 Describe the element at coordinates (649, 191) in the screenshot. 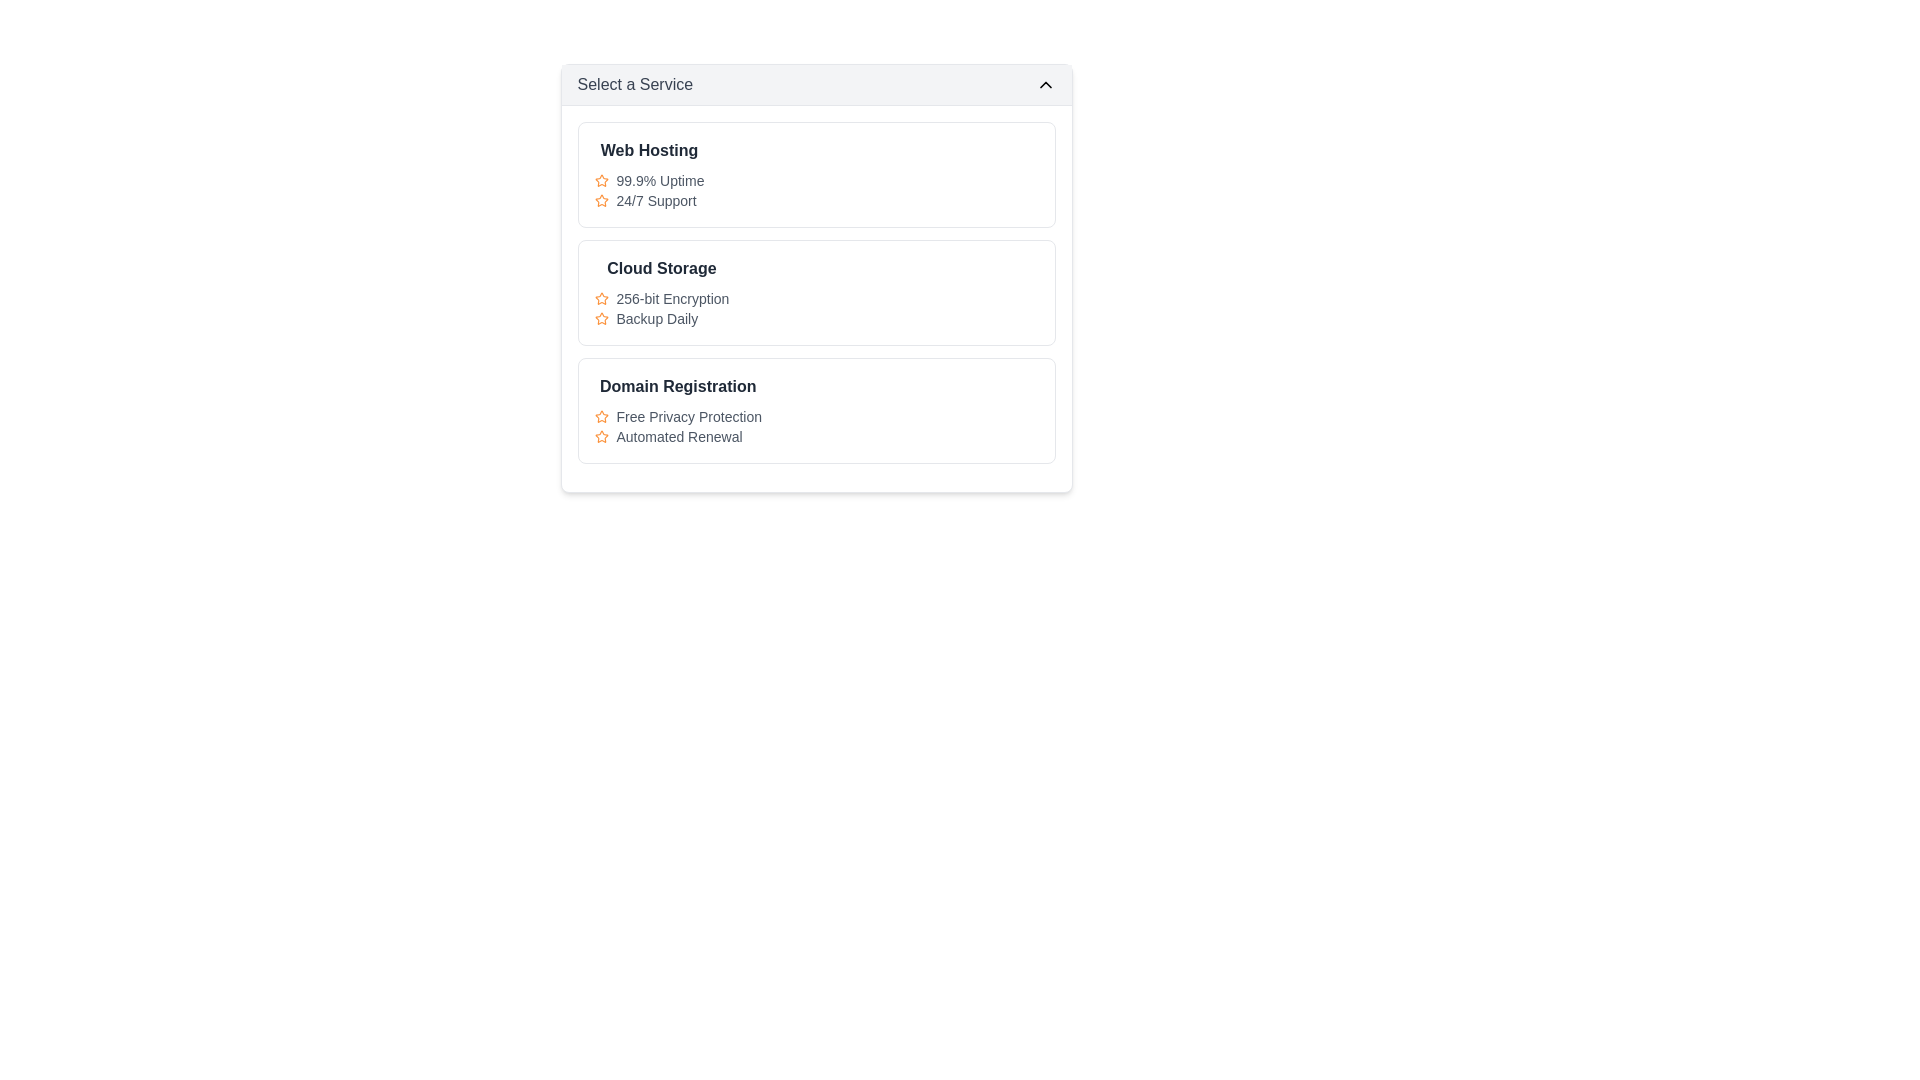

I see `descriptive text block about the 'Web Hosting' service located below the 'Web Hosting' title in the first section of the 'Select a Service' list` at that location.